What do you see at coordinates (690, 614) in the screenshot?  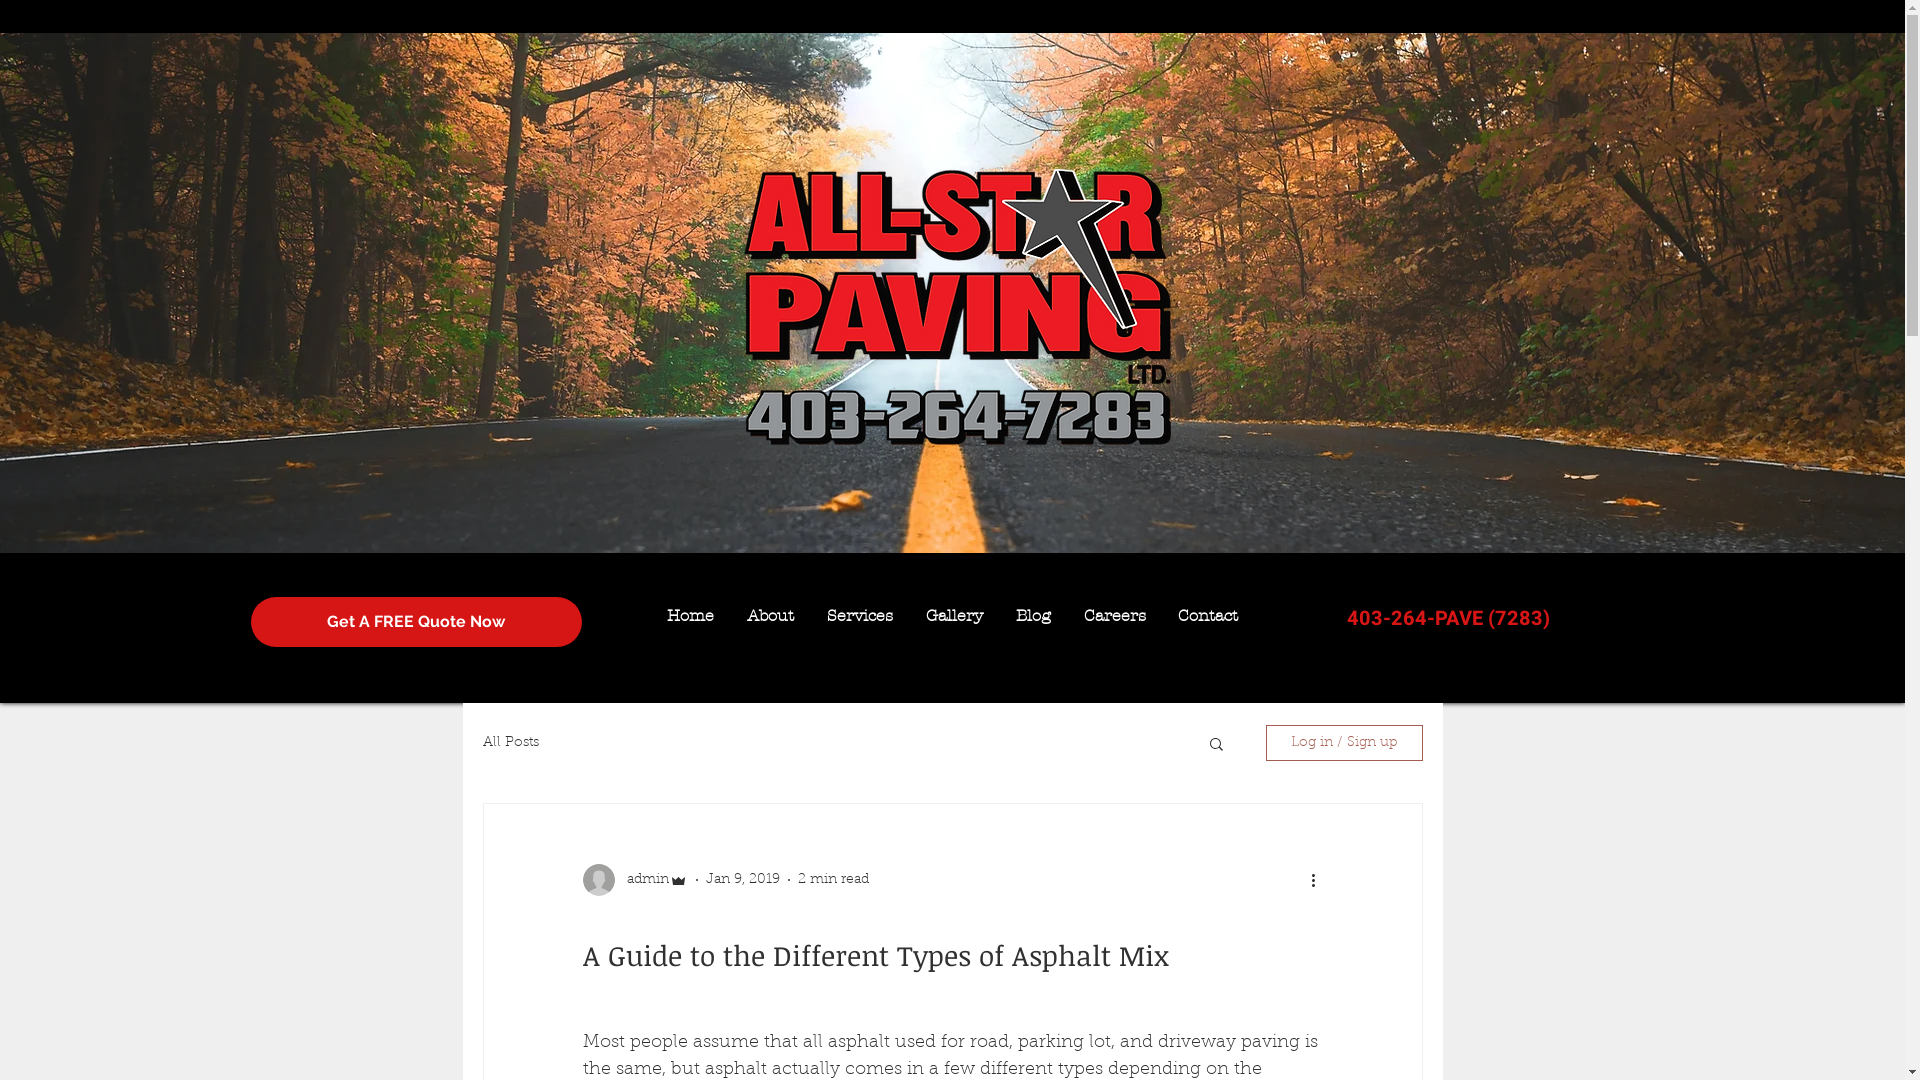 I see `'Home'` at bounding box center [690, 614].